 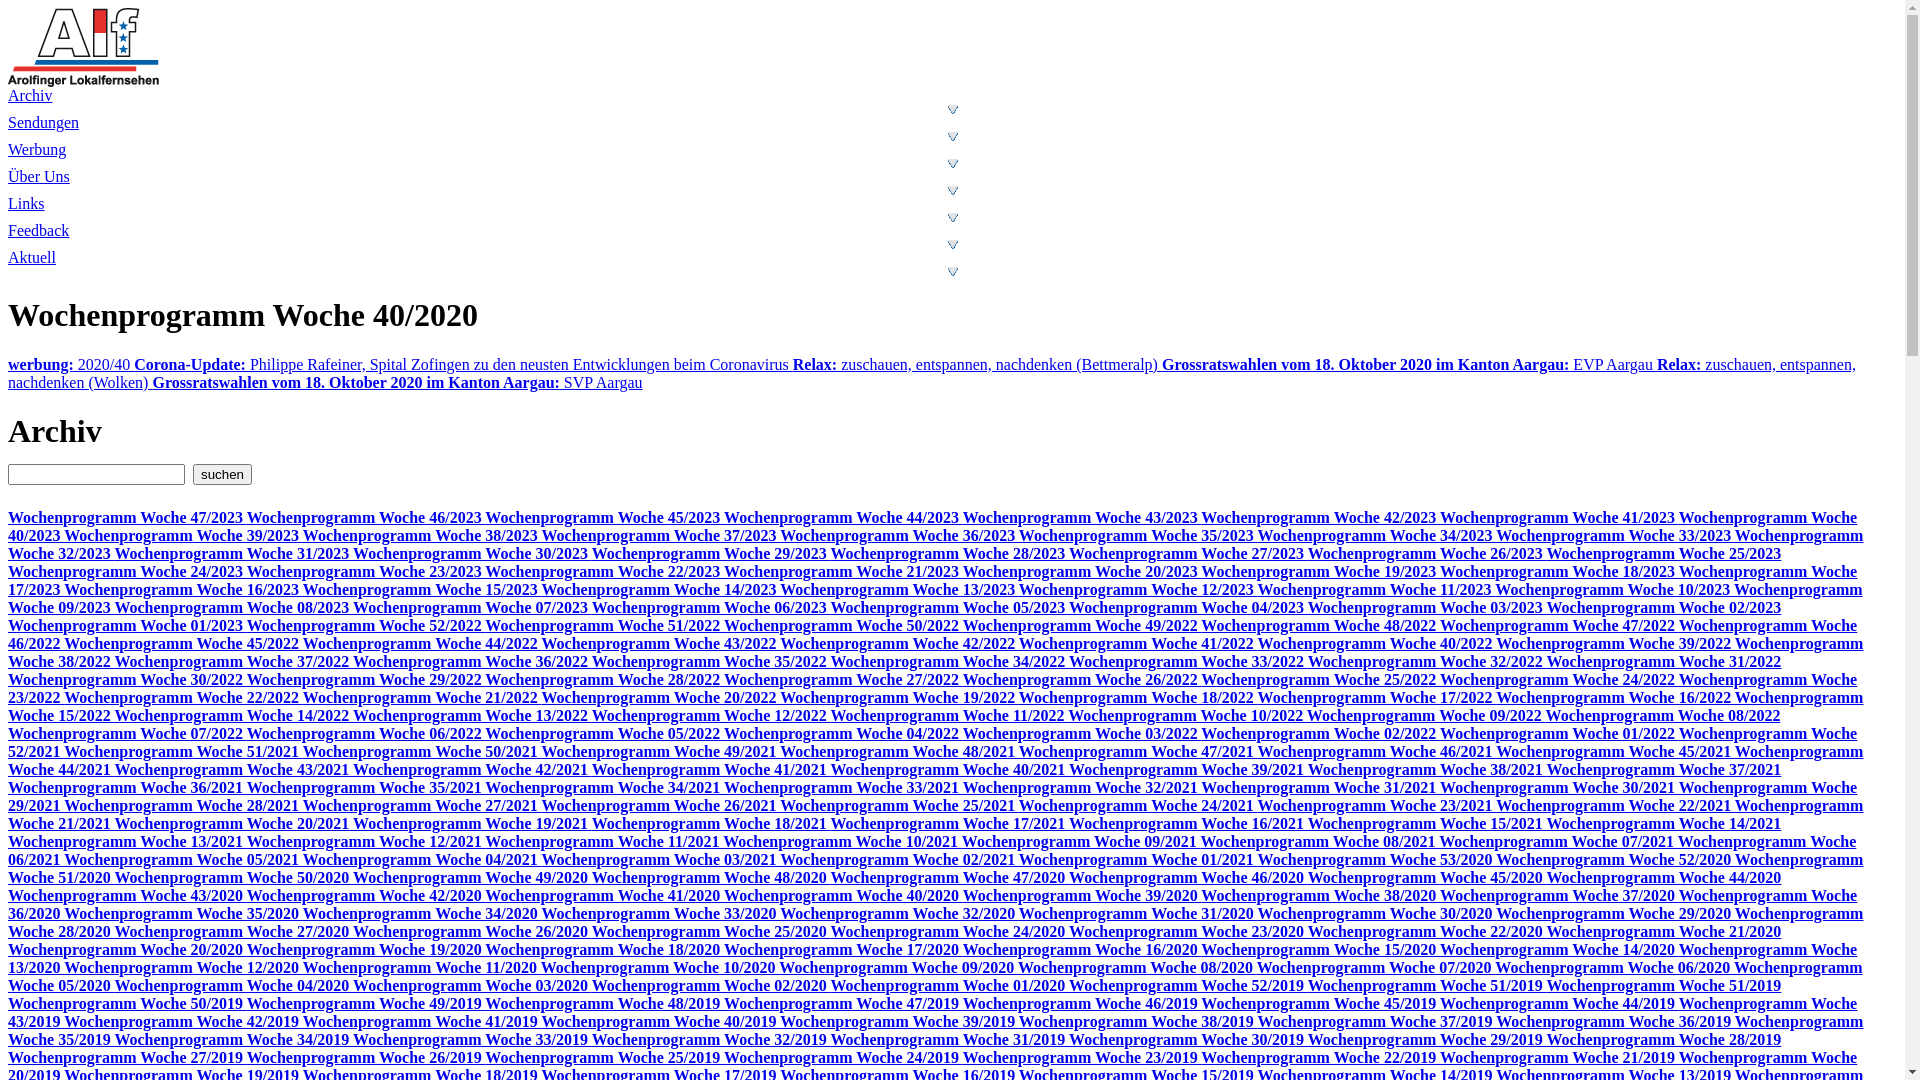 What do you see at coordinates (471, 553) in the screenshot?
I see `'Wochenprogramm Woche 30/2023'` at bounding box center [471, 553].